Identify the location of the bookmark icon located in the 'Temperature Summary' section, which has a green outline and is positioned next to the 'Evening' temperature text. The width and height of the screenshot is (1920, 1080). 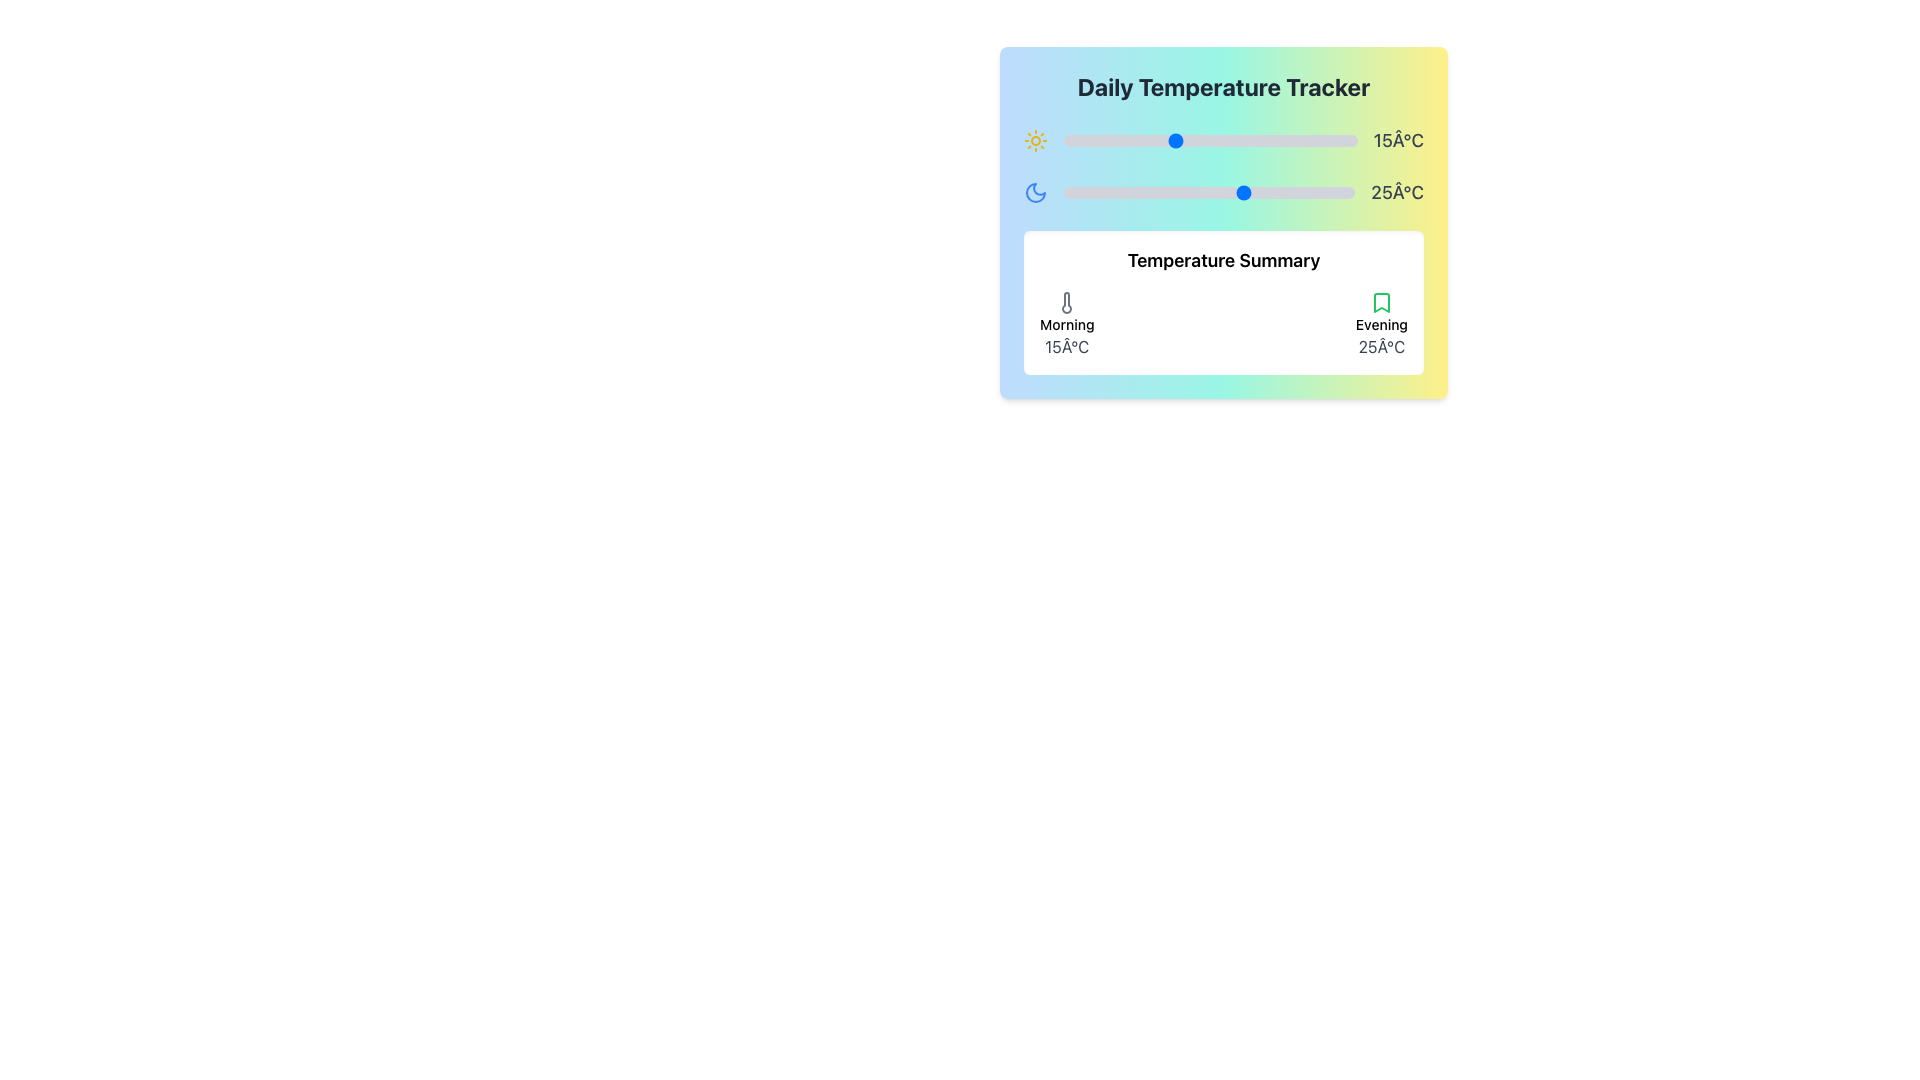
(1381, 303).